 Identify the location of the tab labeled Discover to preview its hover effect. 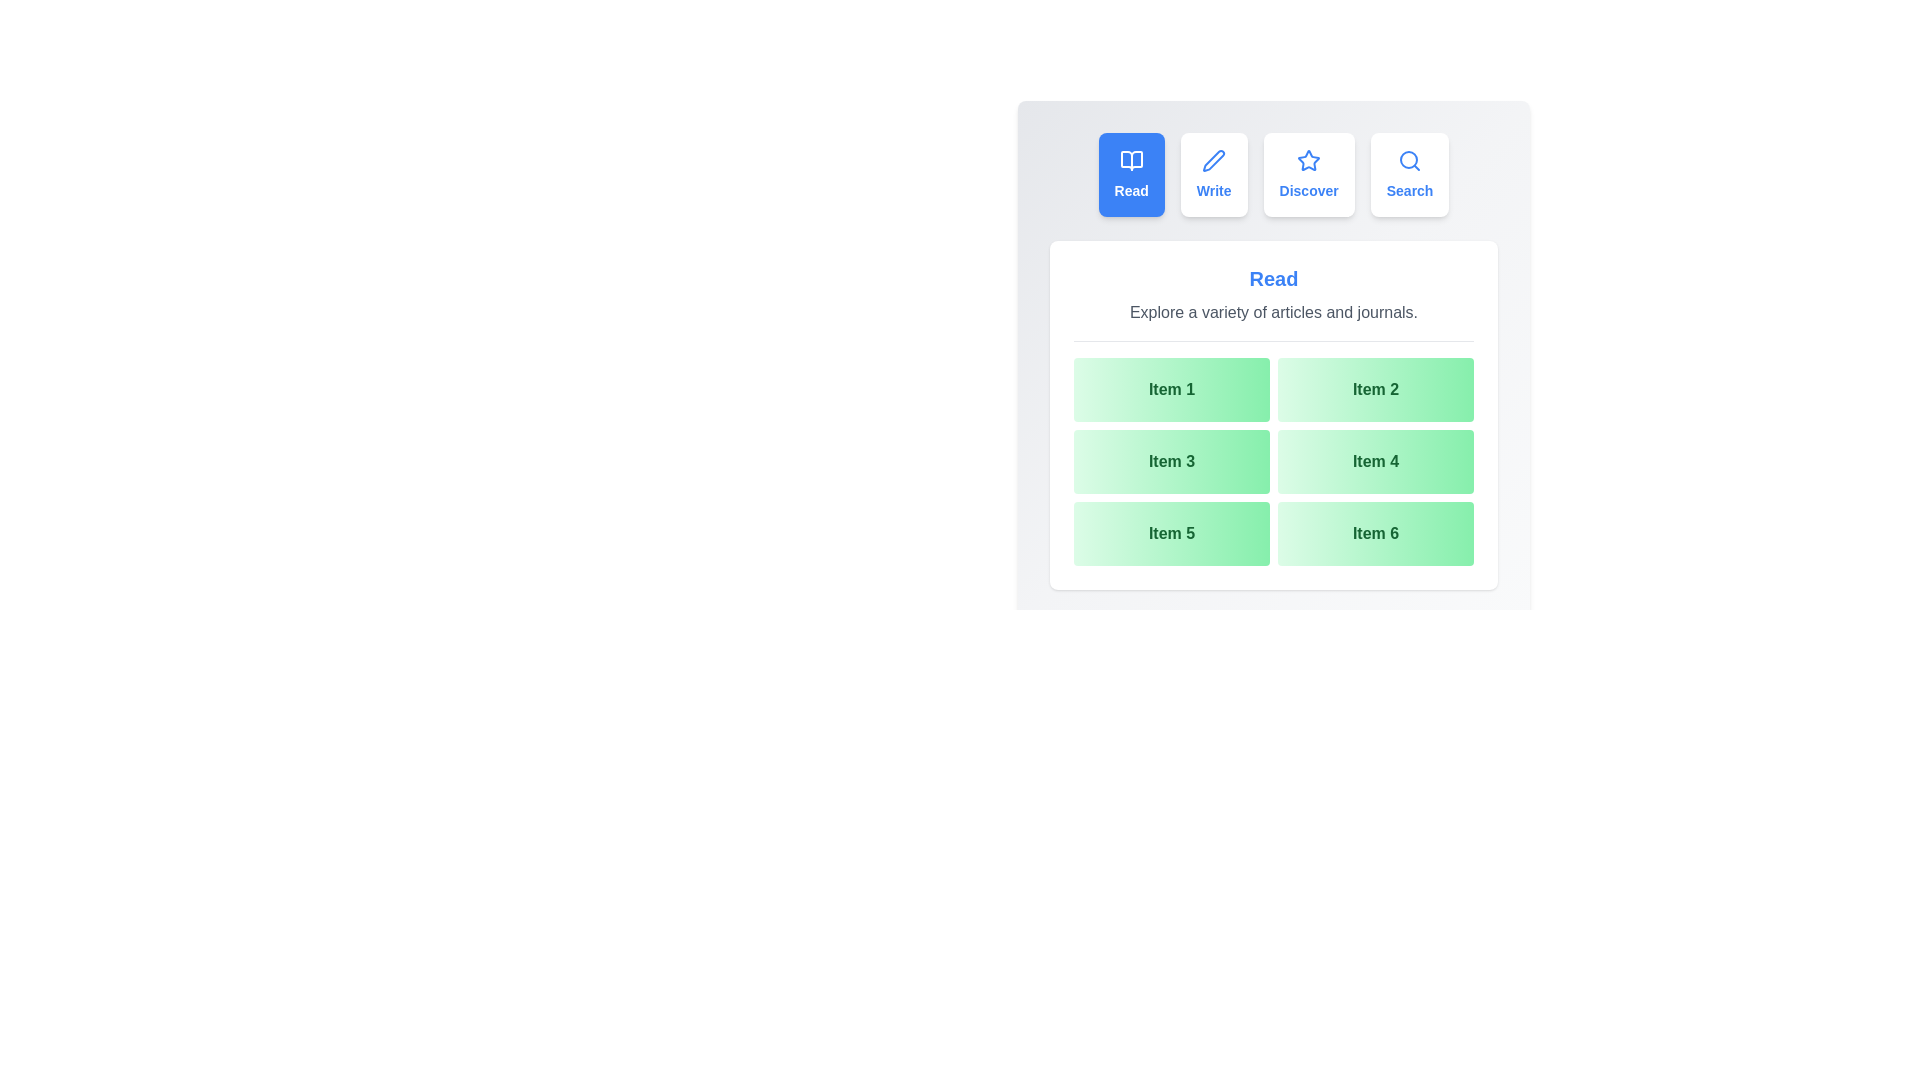
(1309, 173).